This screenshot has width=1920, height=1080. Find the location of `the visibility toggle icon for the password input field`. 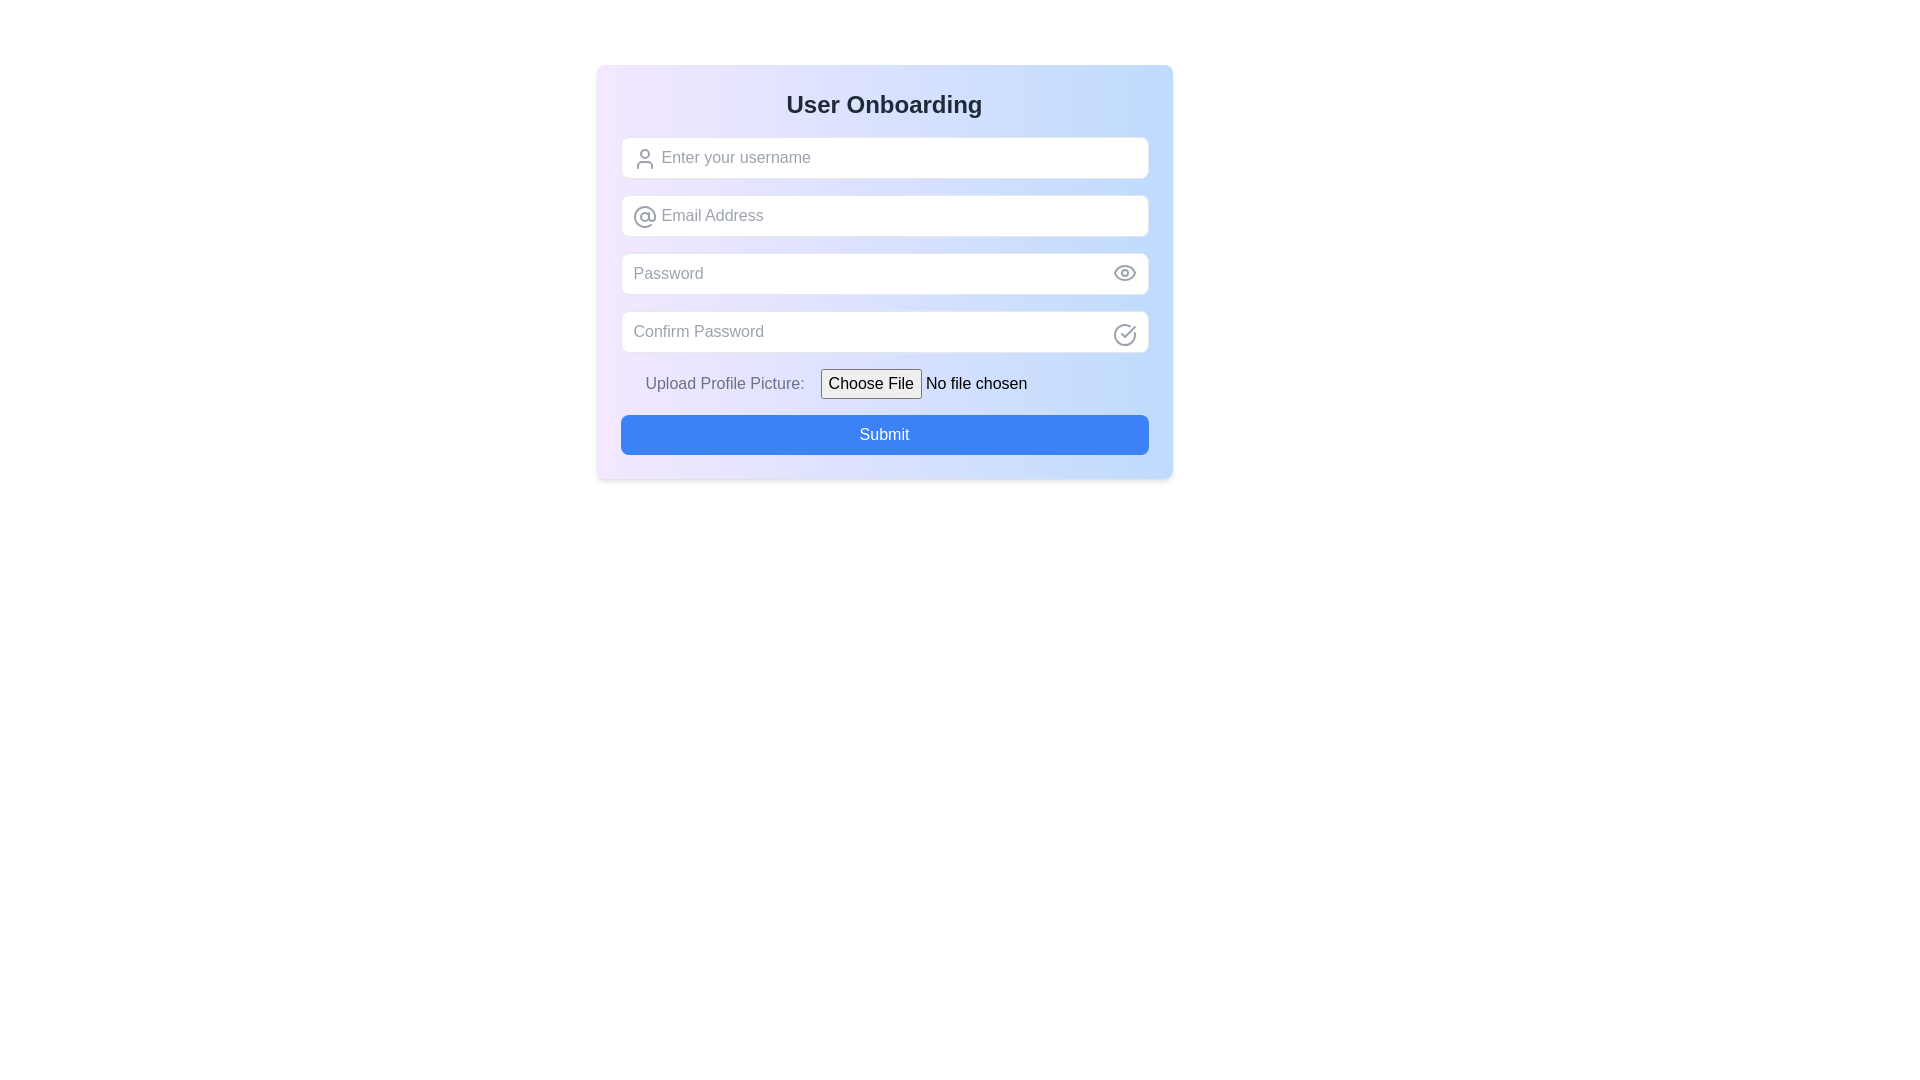

the visibility toggle icon for the password input field is located at coordinates (1124, 273).